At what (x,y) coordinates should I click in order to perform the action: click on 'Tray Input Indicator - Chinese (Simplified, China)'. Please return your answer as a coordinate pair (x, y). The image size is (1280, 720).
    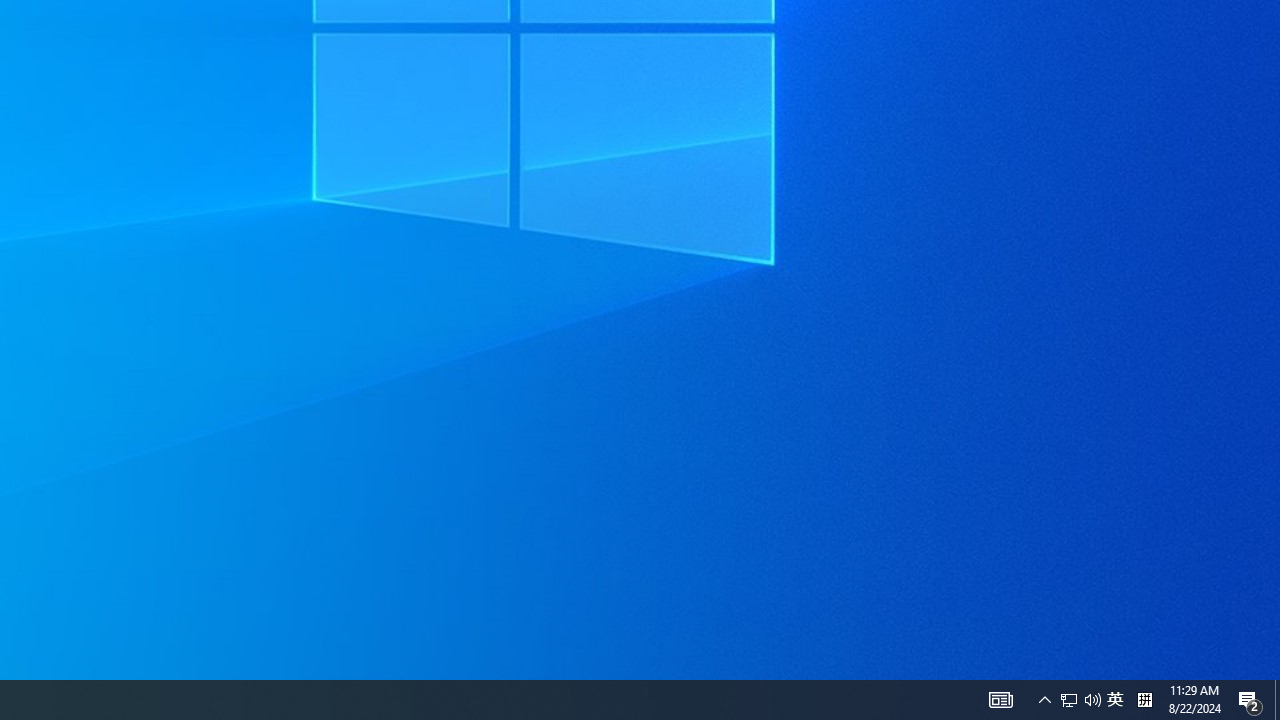
    Looking at the image, I should click on (1079, 698).